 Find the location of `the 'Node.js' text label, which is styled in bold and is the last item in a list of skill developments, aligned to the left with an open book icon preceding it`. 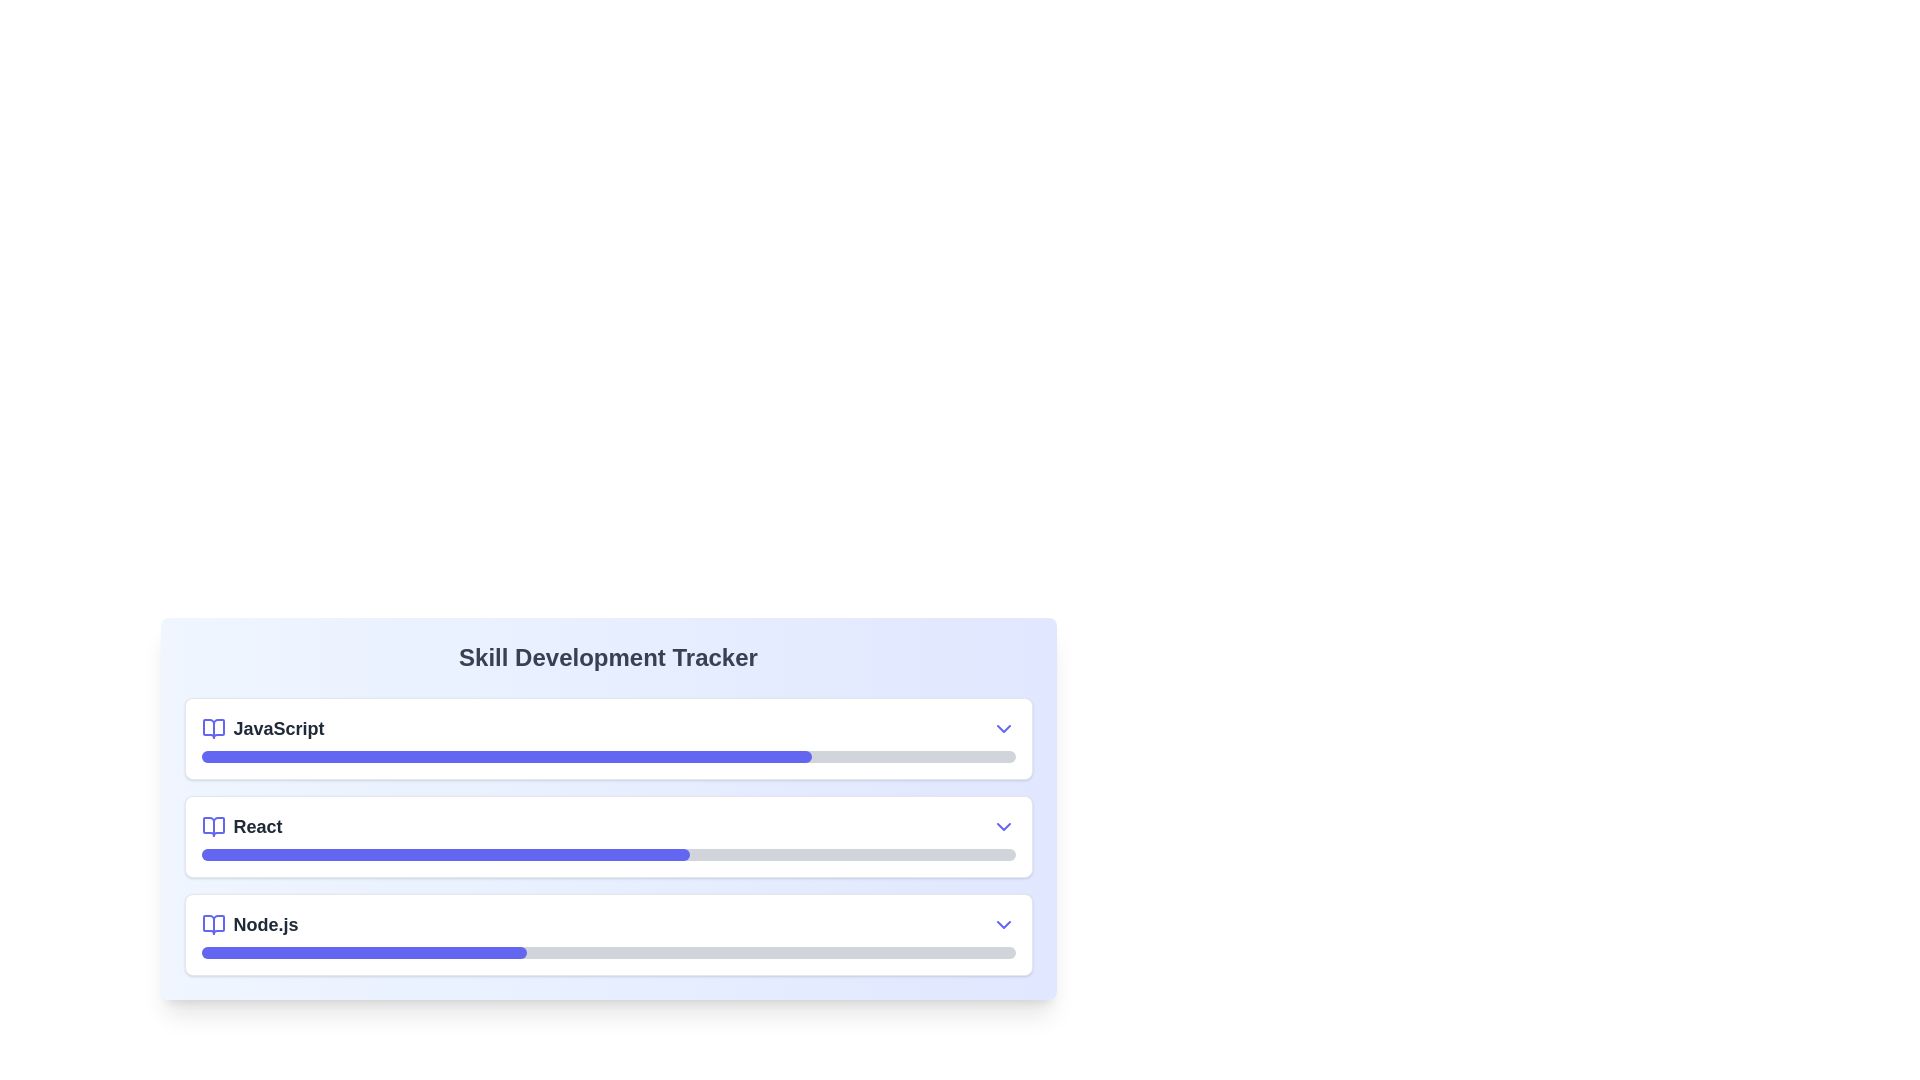

the 'Node.js' text label, which is styled in bold and is the last item in a list of skill developments, aligned to the left with an open book icon preceding it is located at coordinates (264, 925).